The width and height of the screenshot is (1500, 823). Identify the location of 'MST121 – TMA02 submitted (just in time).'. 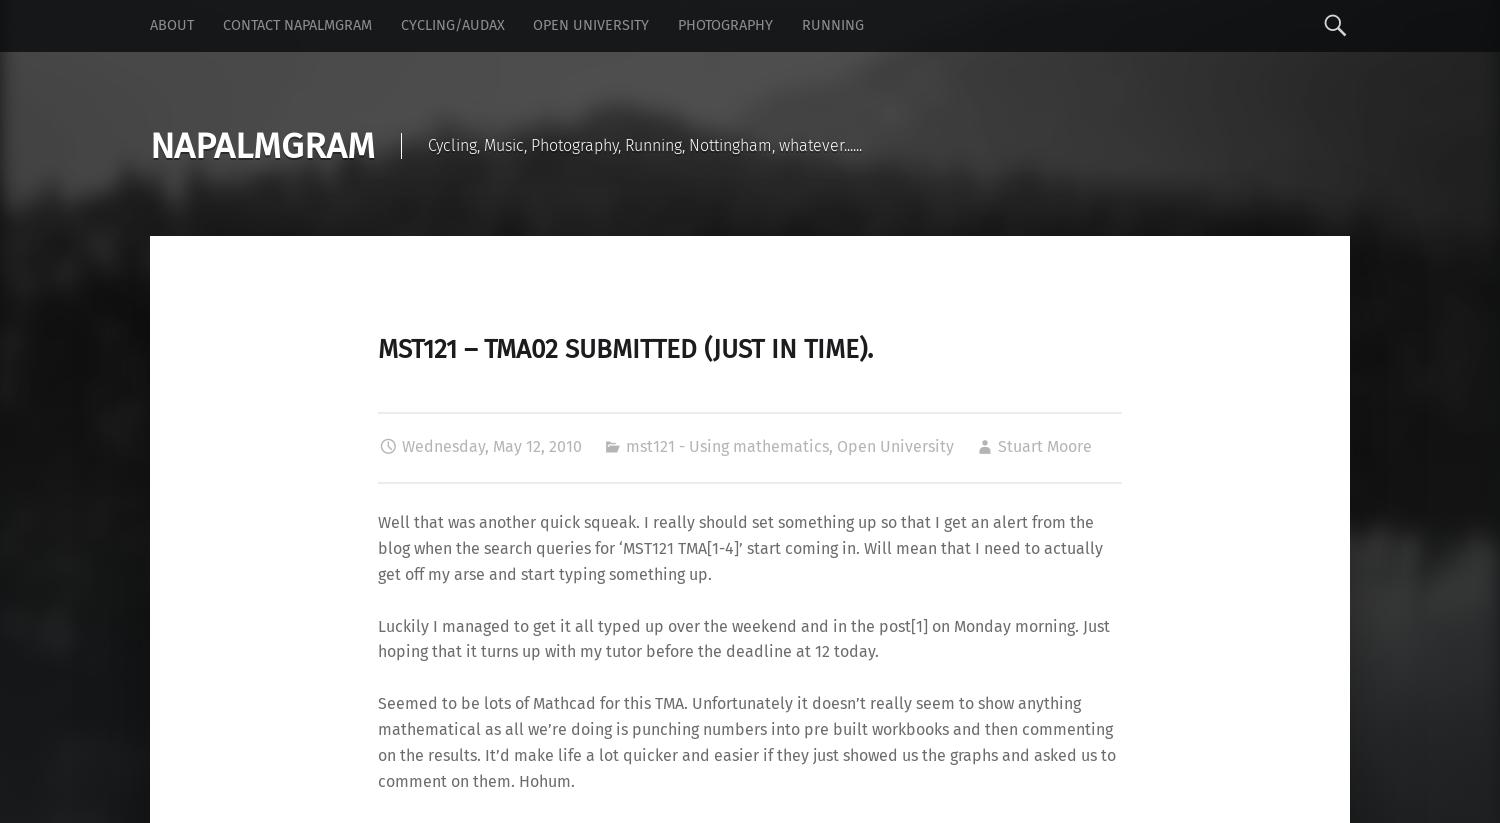
(625, 348).